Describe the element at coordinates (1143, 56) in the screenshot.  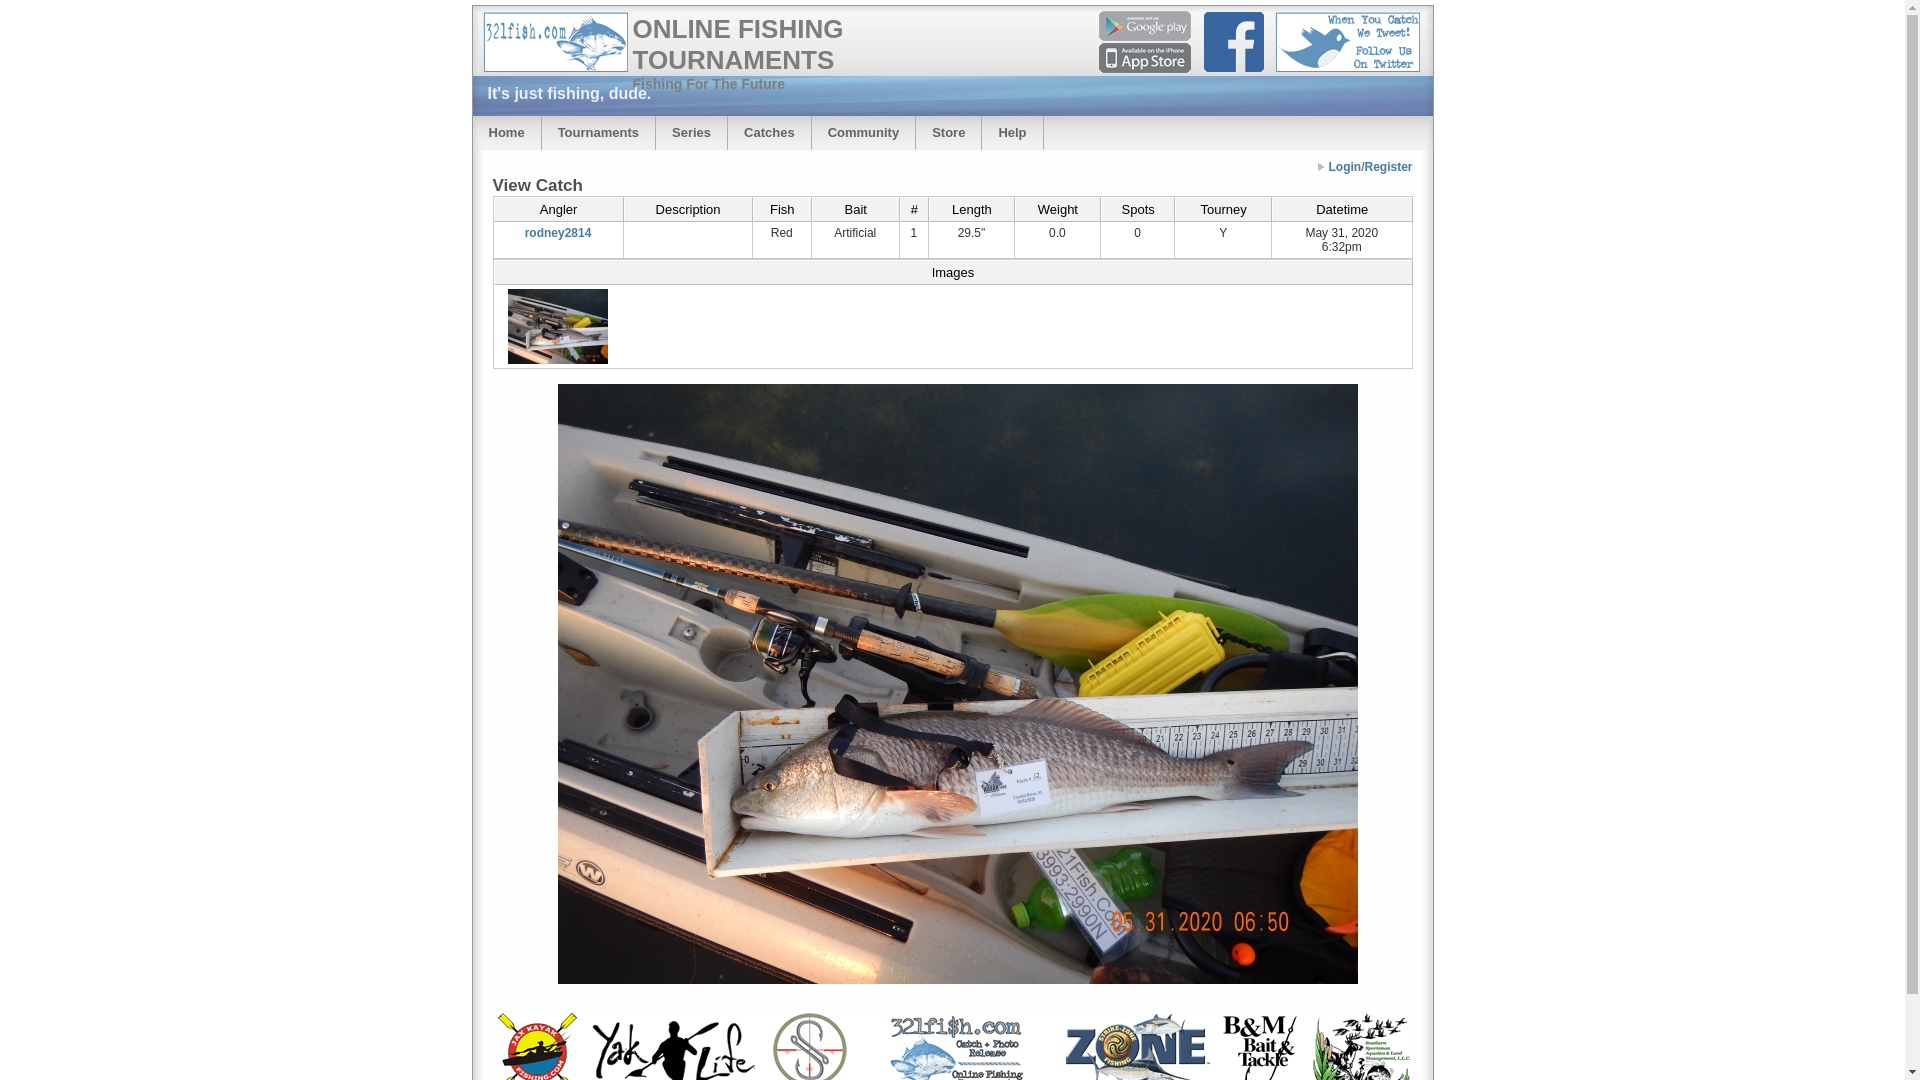
I see `'App at Apple AppStore'` at that location.